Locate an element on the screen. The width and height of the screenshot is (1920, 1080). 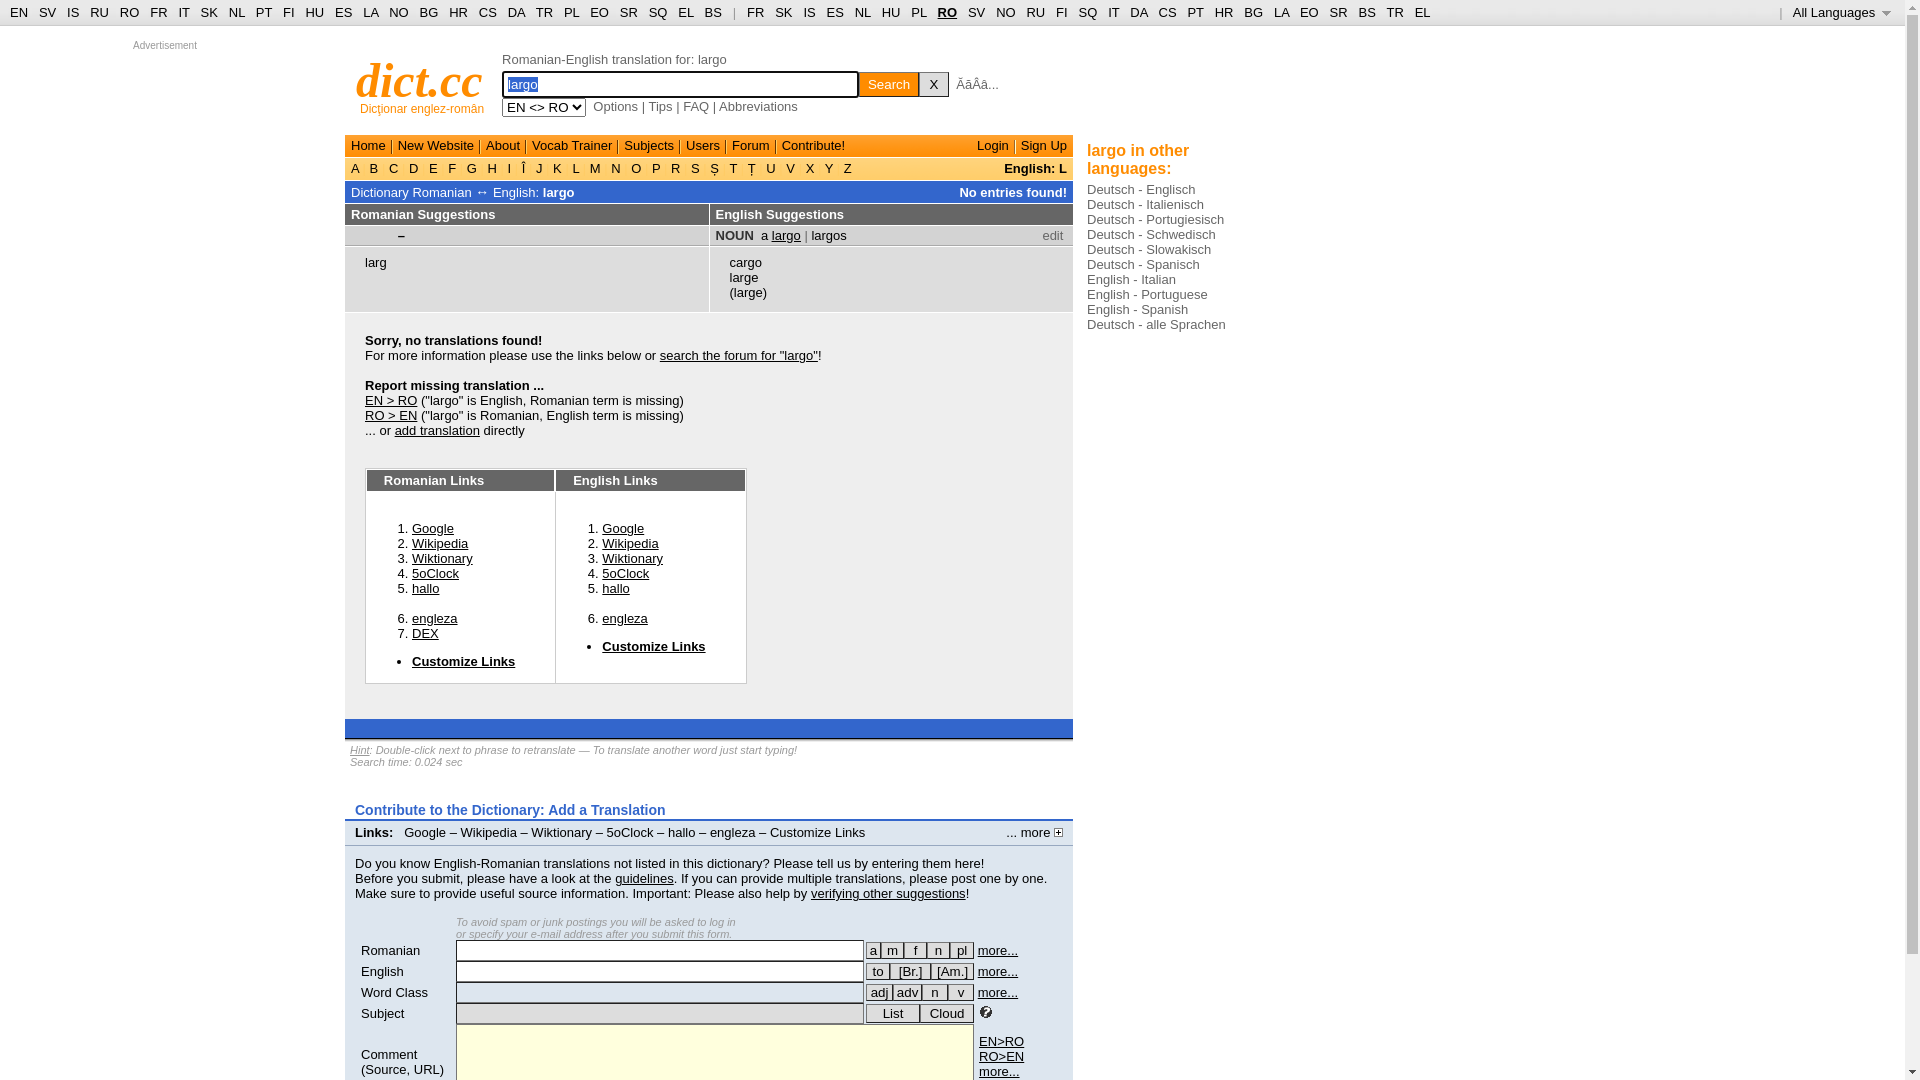
'Contribute to the Dictionary: Add a Translation' is located at coordinates (510, 810).